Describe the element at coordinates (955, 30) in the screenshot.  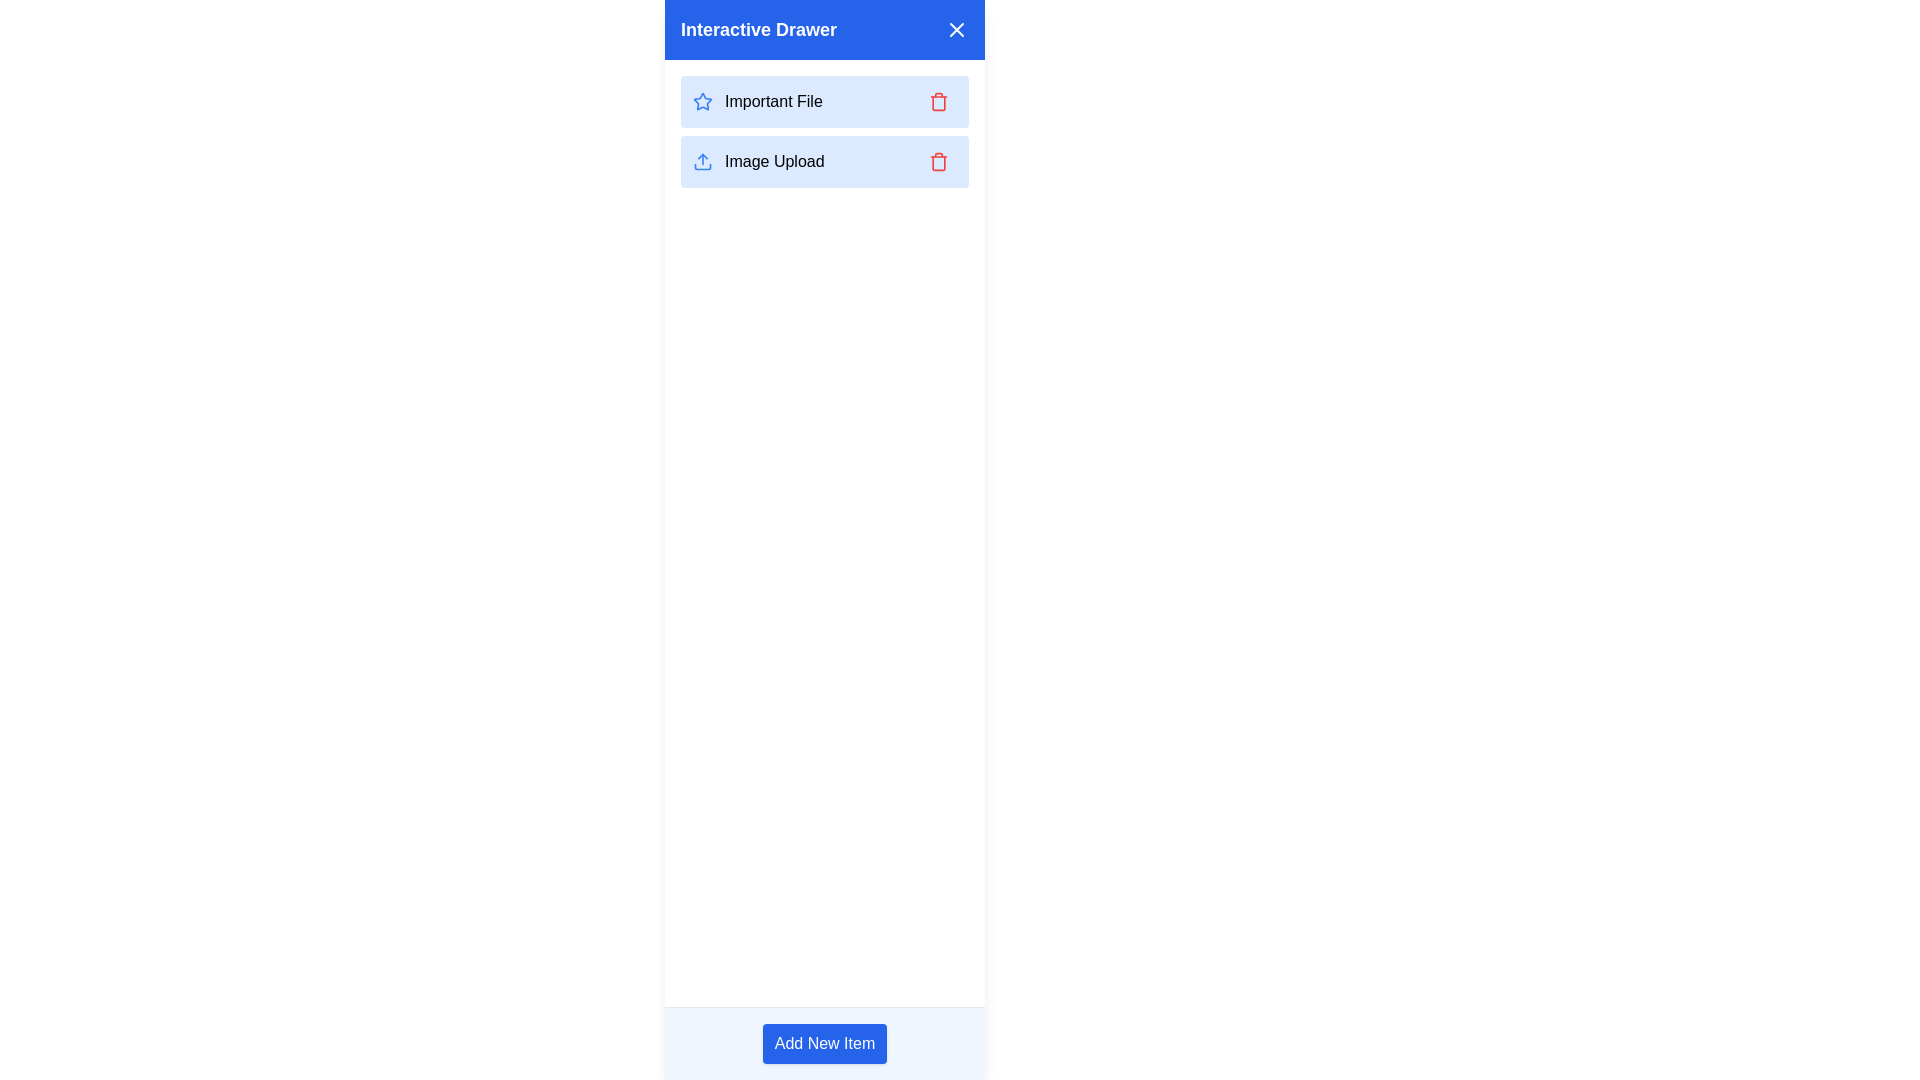
I see `the 'X' icon located in the top-right corner of the blue header, which is used` at that location.